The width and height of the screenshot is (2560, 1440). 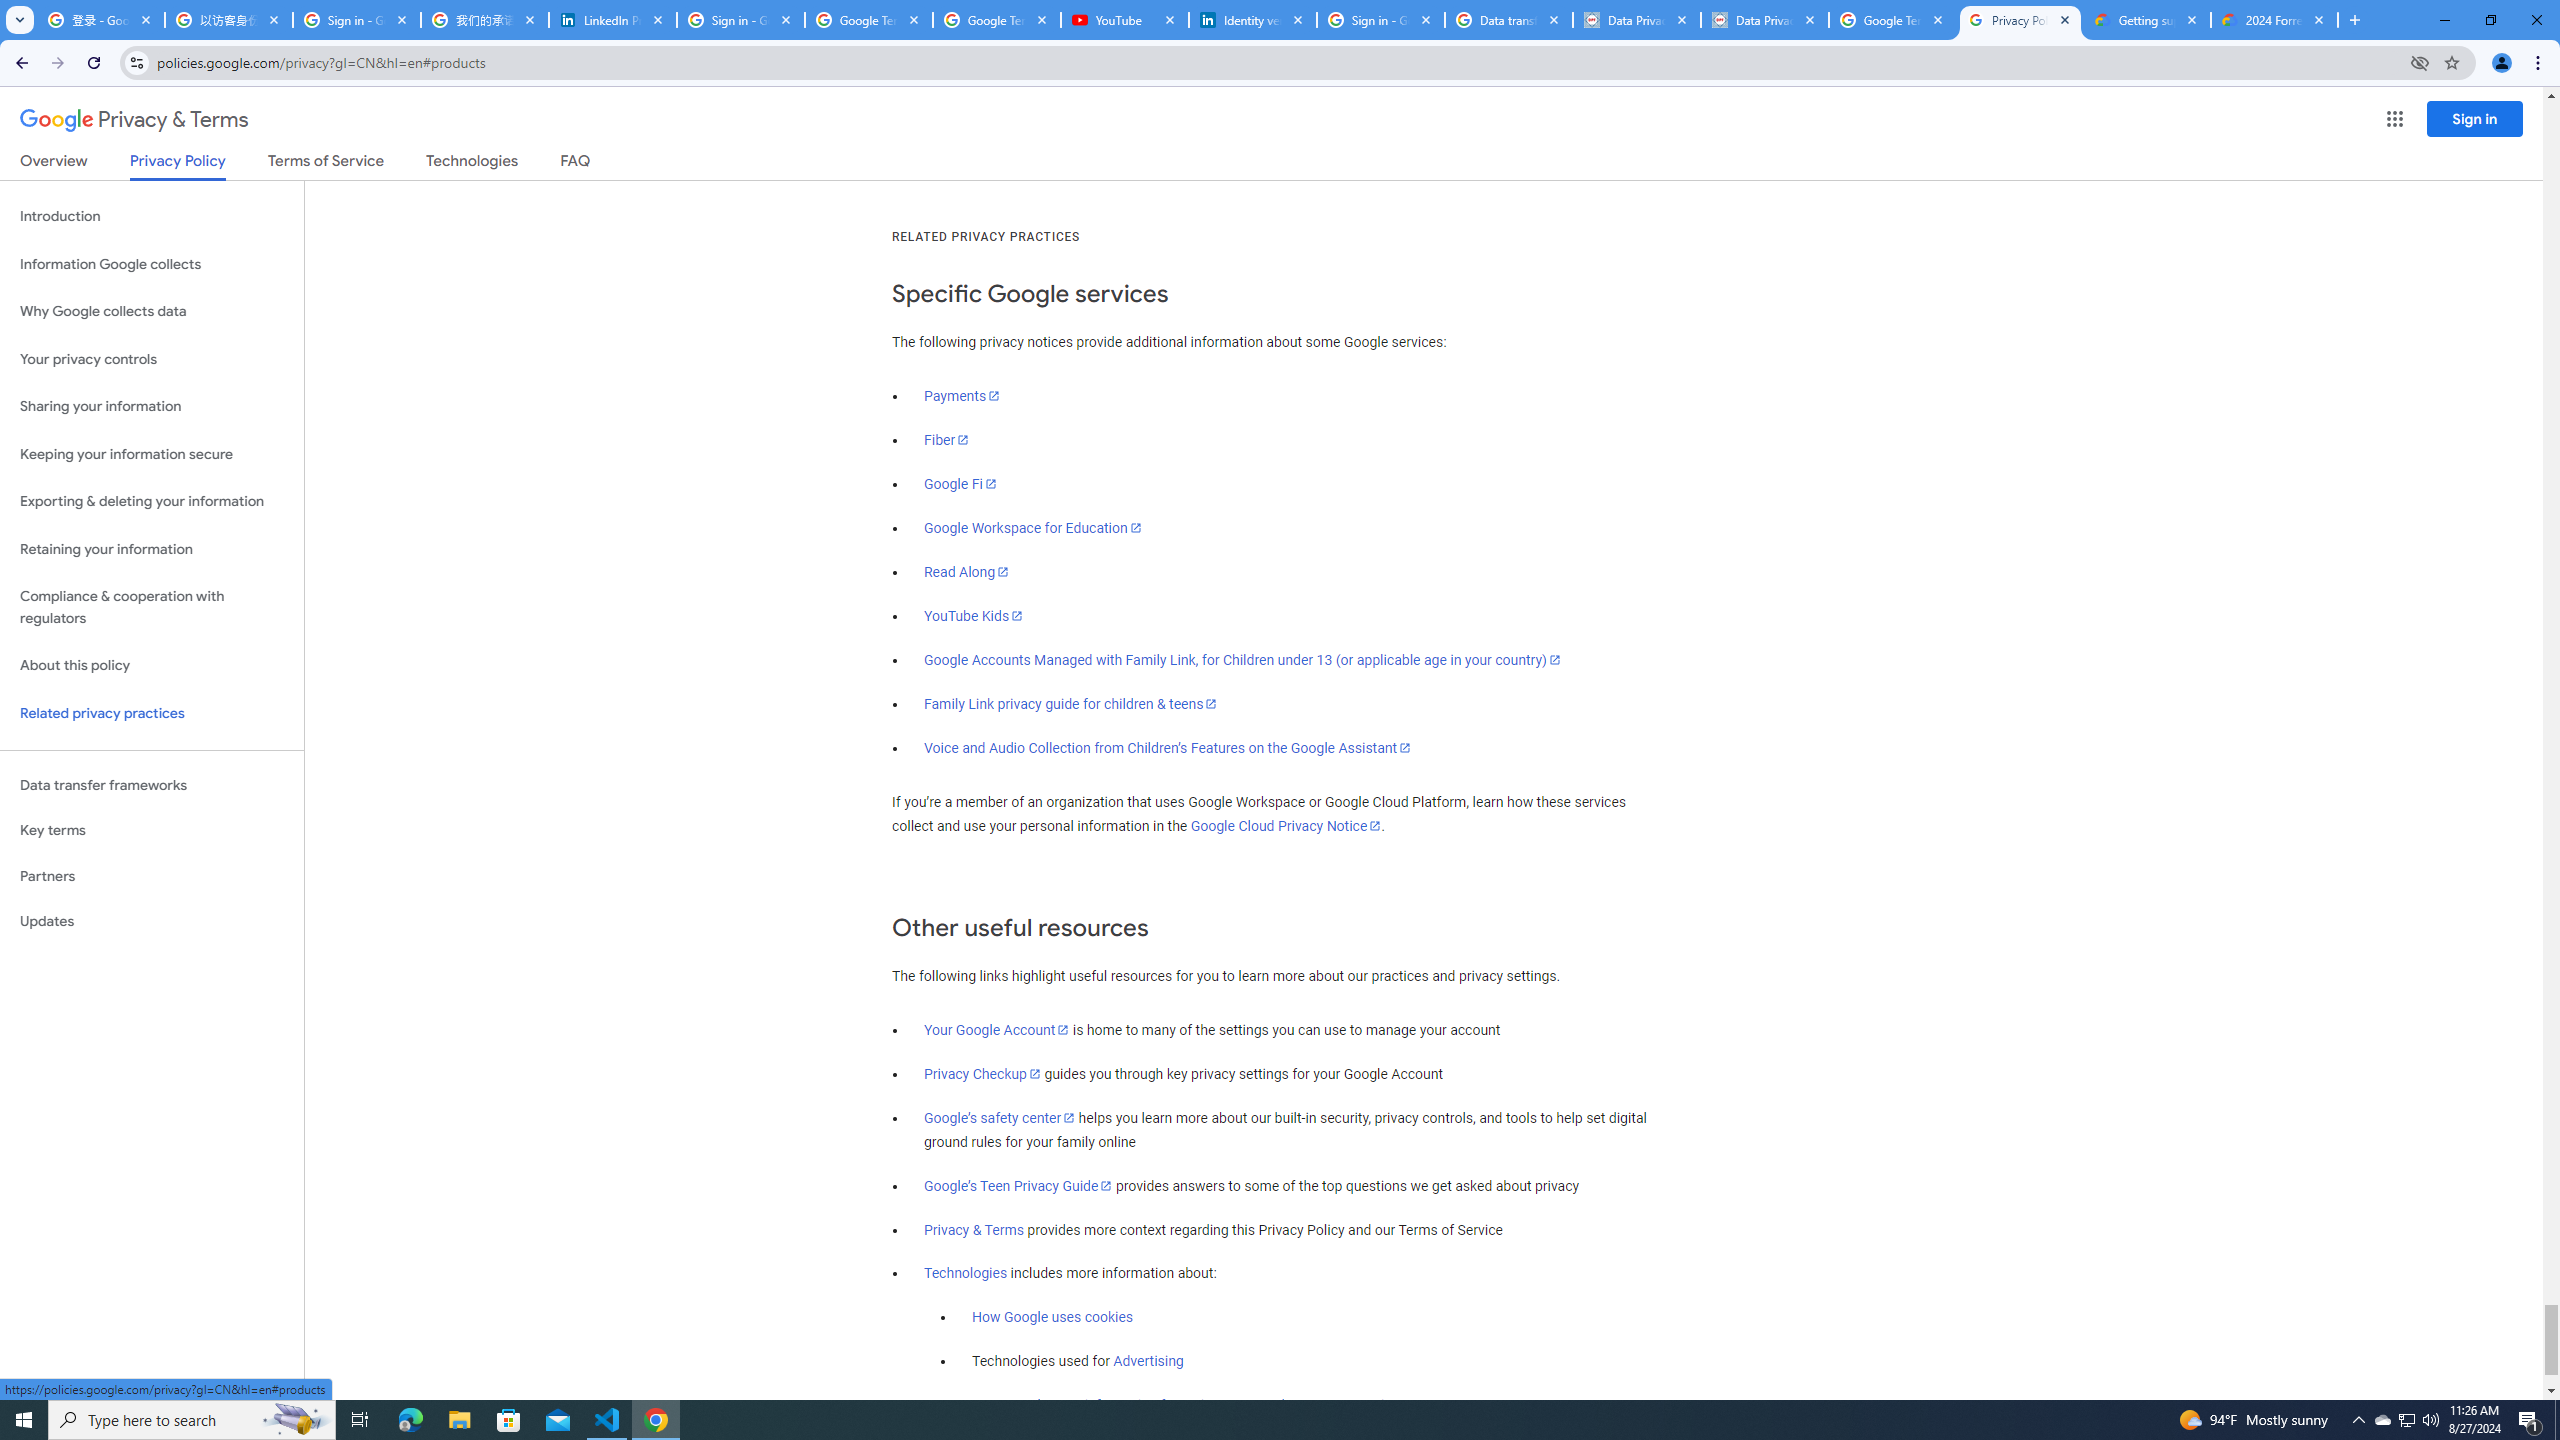 What do you see at coordinates (959, 482) in the screenshot?
I see `'Google Fi'` at bounding box center [959, 482].